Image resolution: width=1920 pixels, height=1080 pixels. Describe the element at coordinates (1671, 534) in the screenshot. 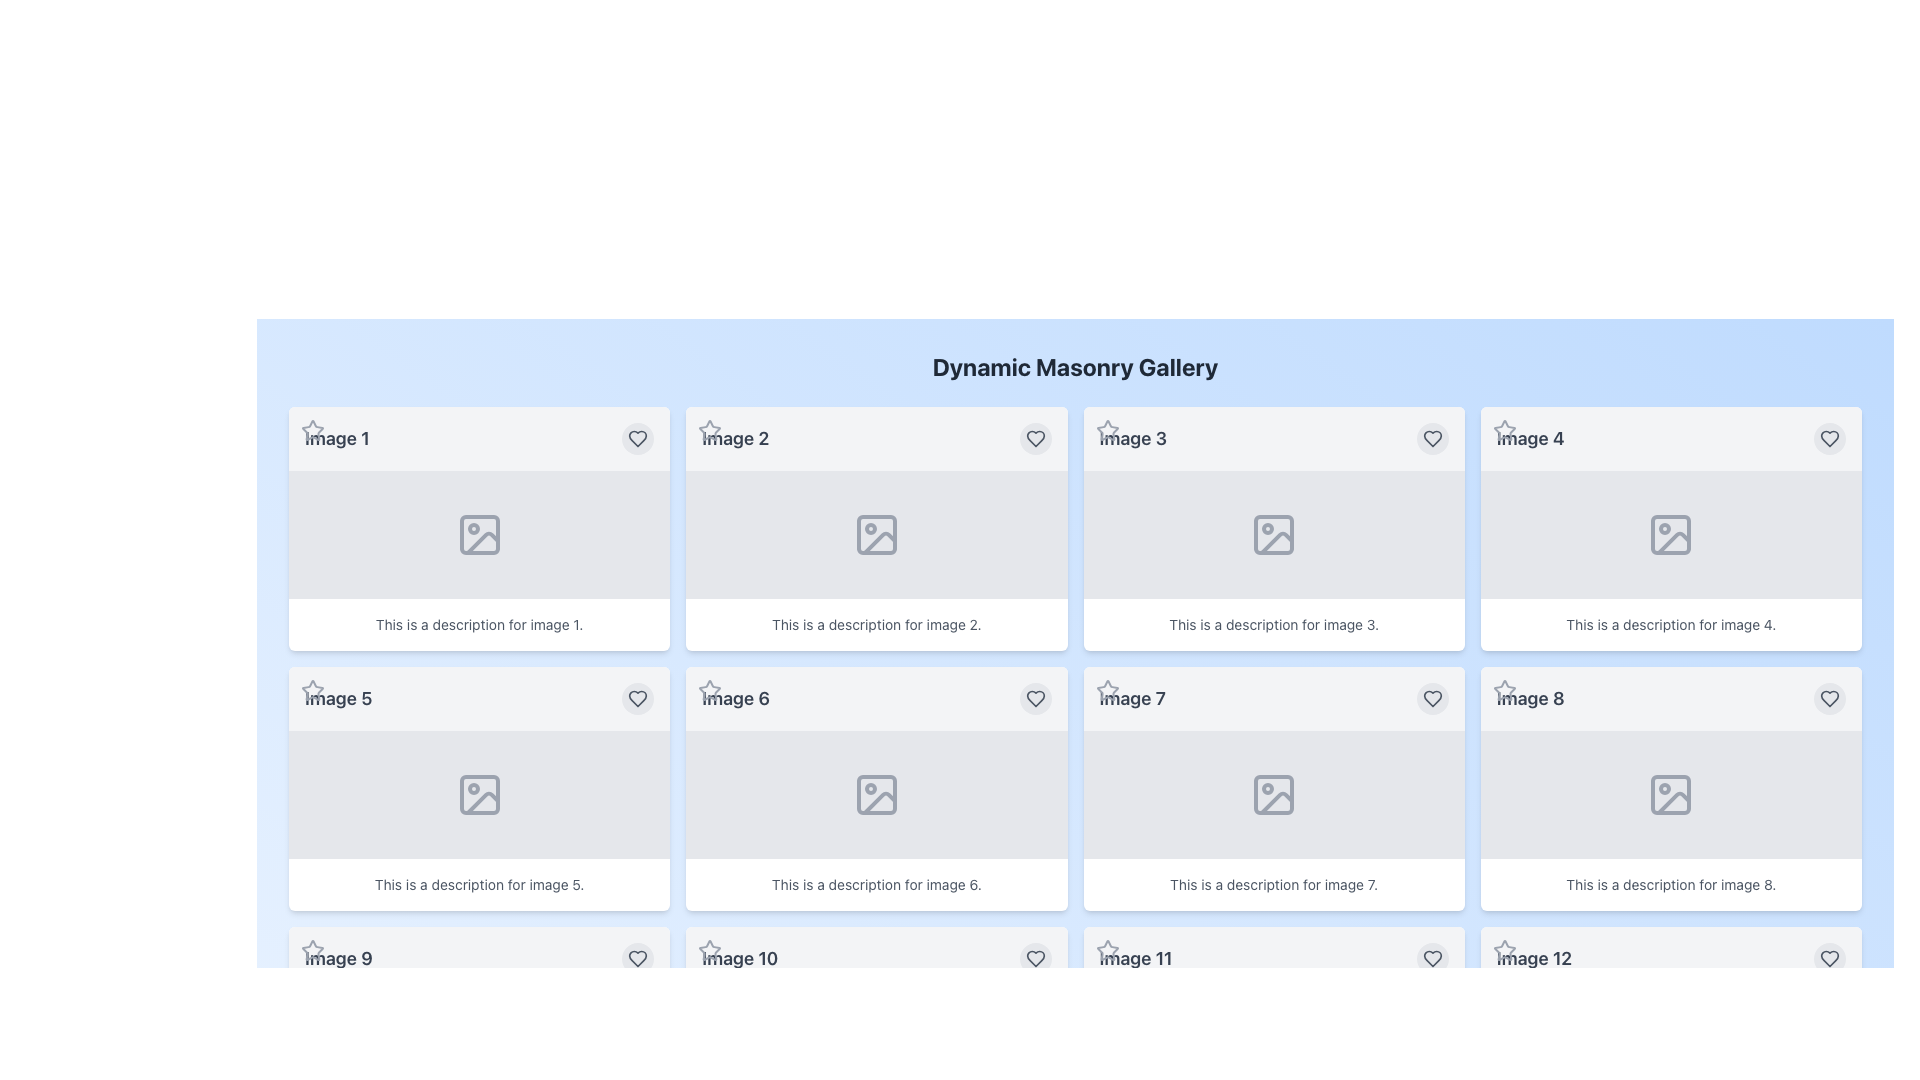

I see `the image placeholder icon located in the fourth tile of the dynamic masonry gallery, positioned below the 'Image 4' label` at that location.